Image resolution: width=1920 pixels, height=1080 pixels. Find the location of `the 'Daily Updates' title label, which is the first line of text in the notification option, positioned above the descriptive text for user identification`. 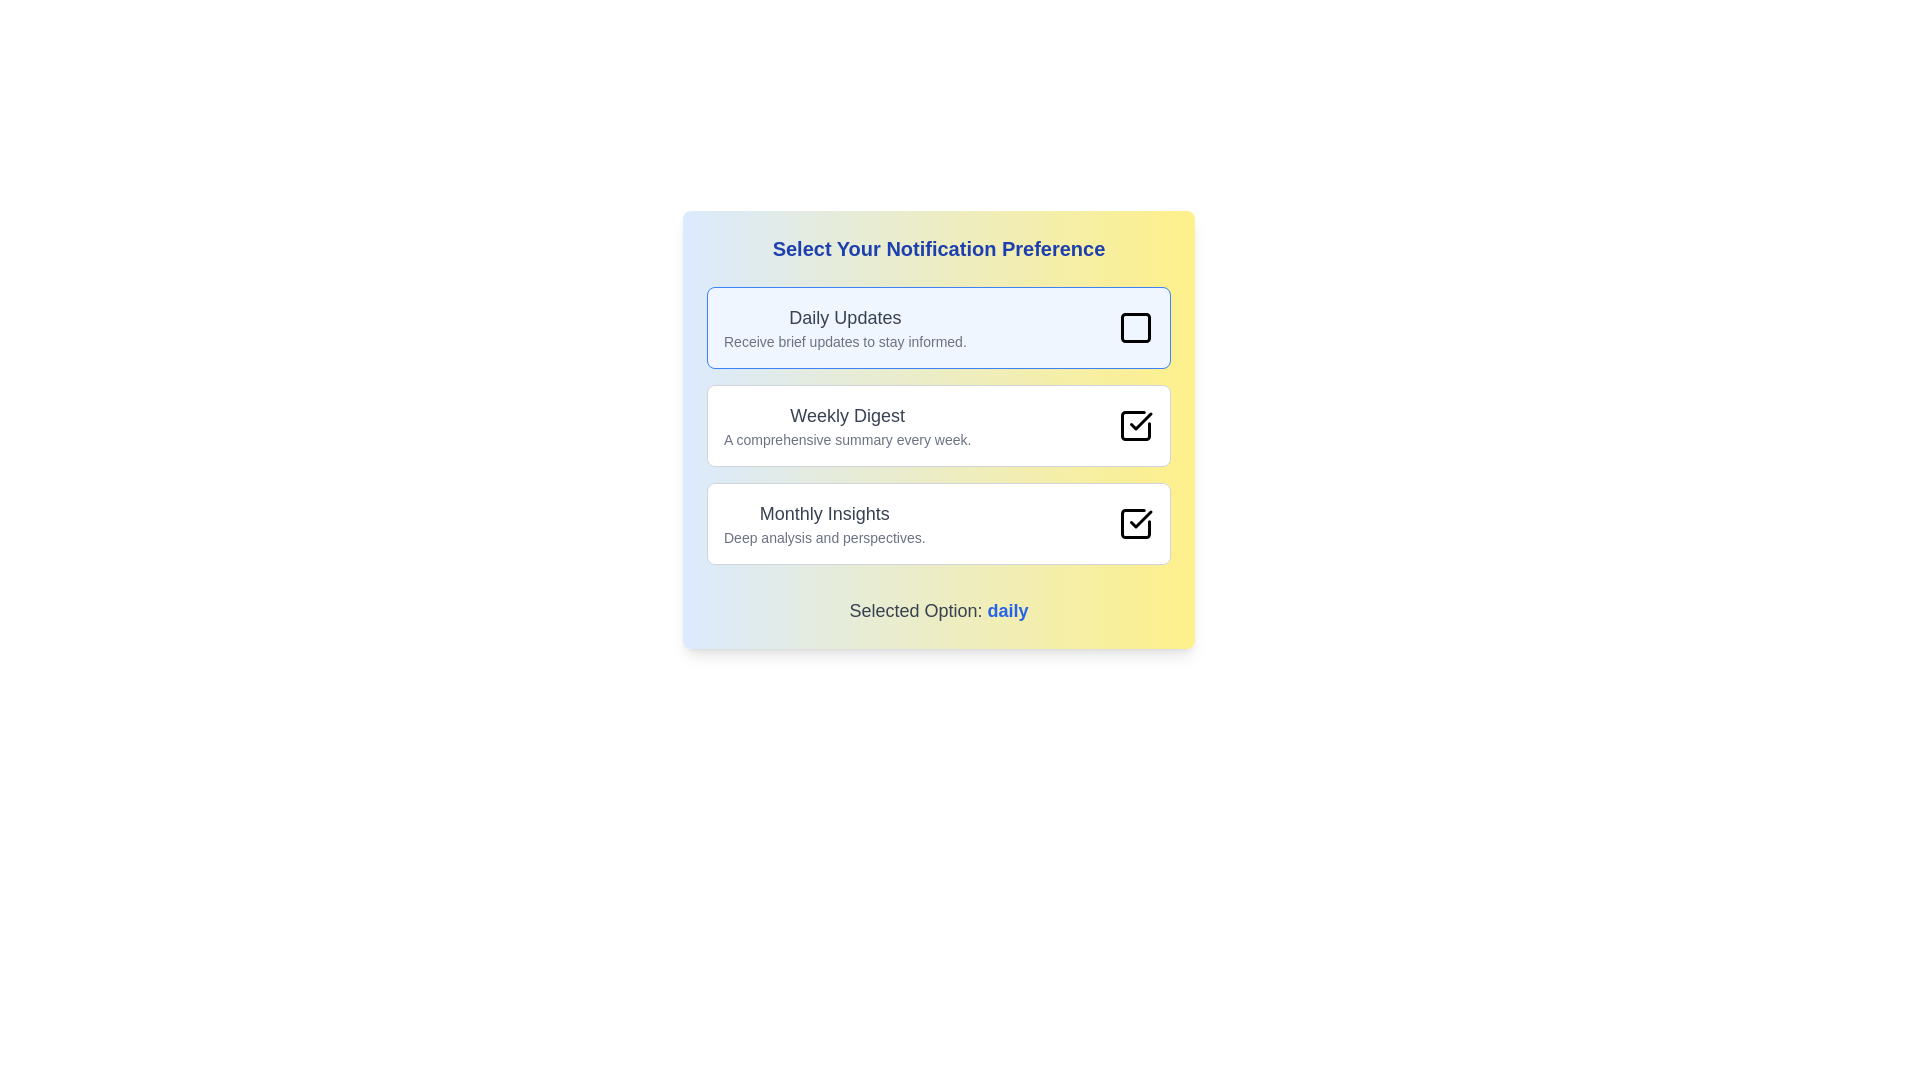

the 'Daily Updates' title label, which is the first line of text in the notification option, positioned above the descriptive text for user identification is located at coordinates (845, 316).